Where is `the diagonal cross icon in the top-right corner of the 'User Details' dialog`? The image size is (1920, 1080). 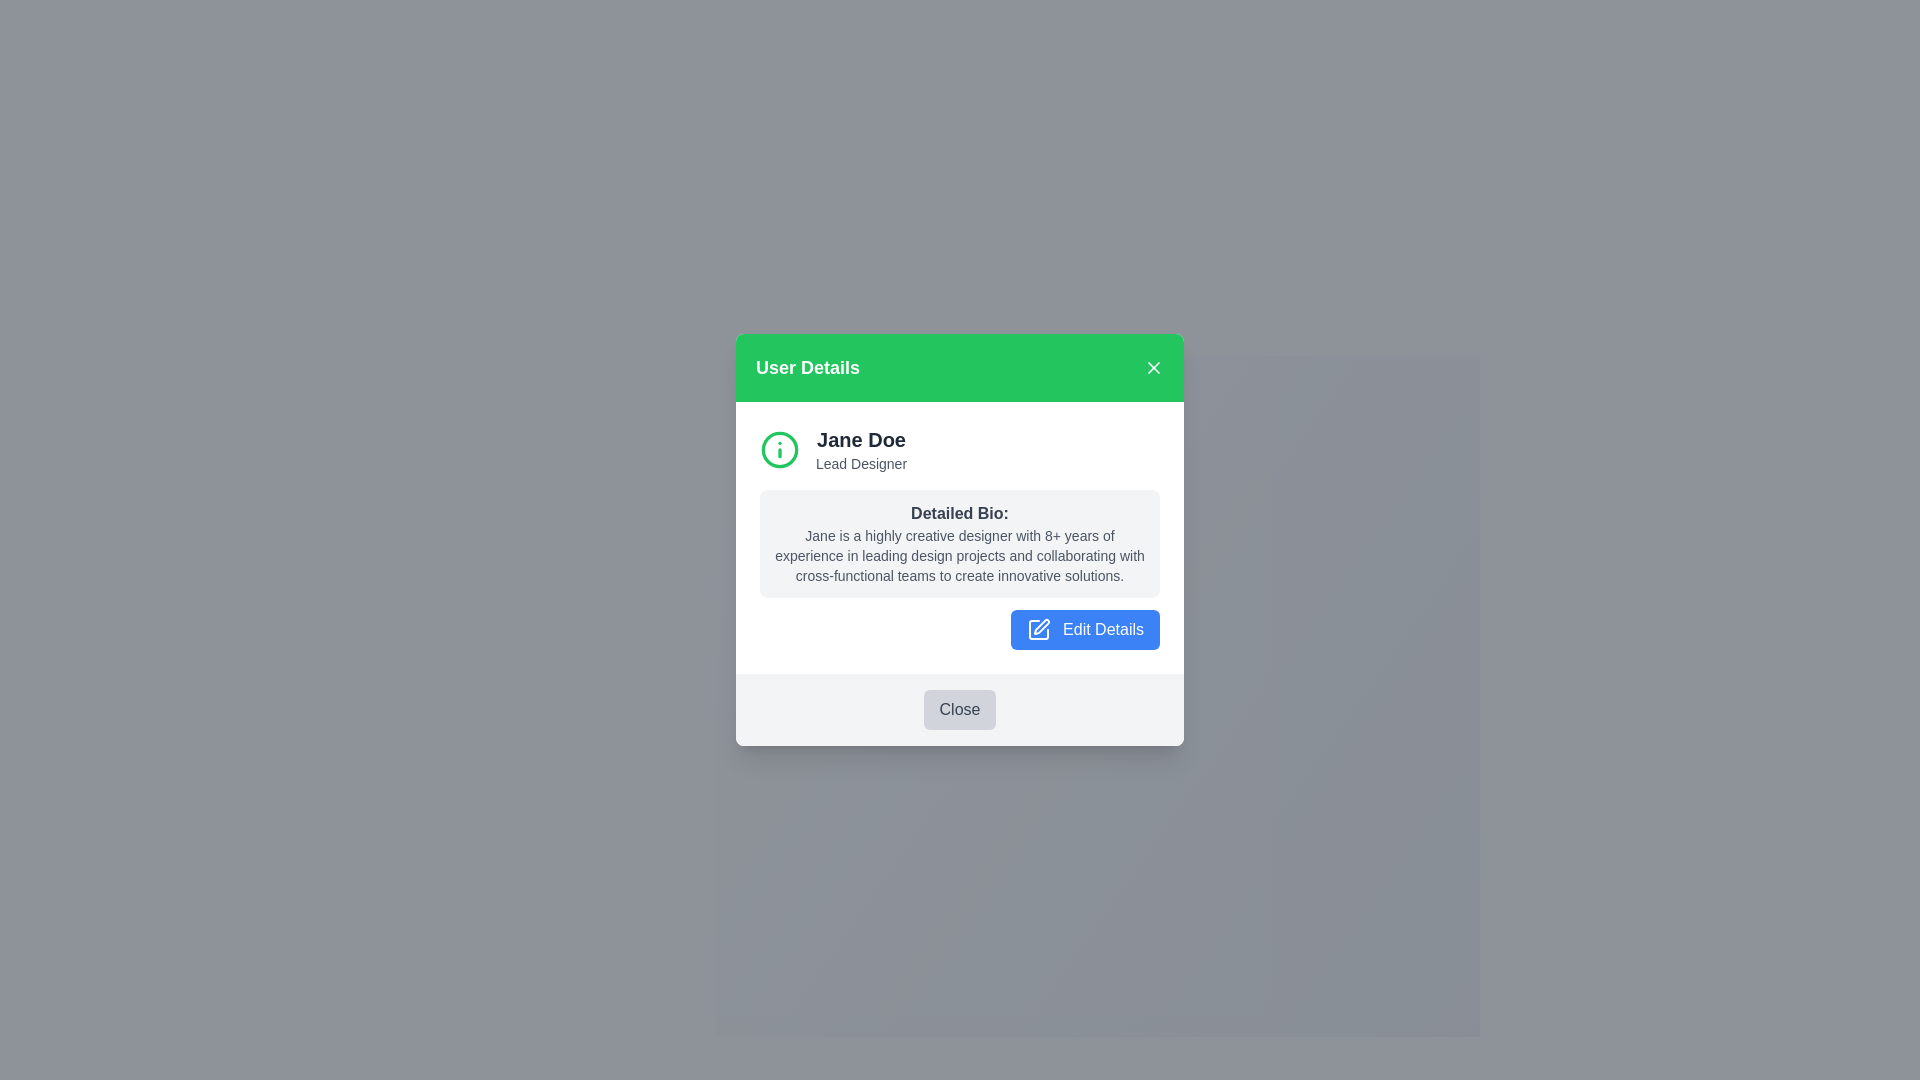
the diagonal cross icon in the top-right corner of the 'User Details' dialog is located at coordinates (1153, 366).